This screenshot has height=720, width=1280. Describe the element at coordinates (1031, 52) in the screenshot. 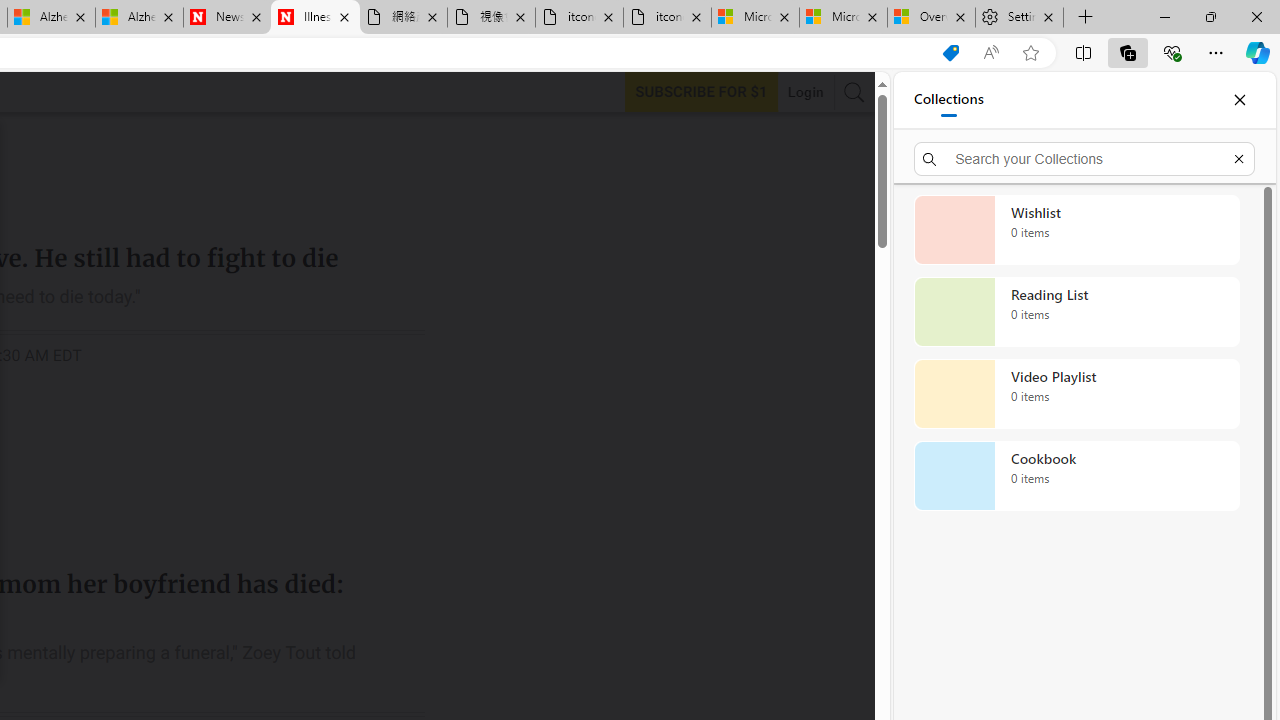

I see `'Add this page to favorites (Ctrl+D)'` at that location.